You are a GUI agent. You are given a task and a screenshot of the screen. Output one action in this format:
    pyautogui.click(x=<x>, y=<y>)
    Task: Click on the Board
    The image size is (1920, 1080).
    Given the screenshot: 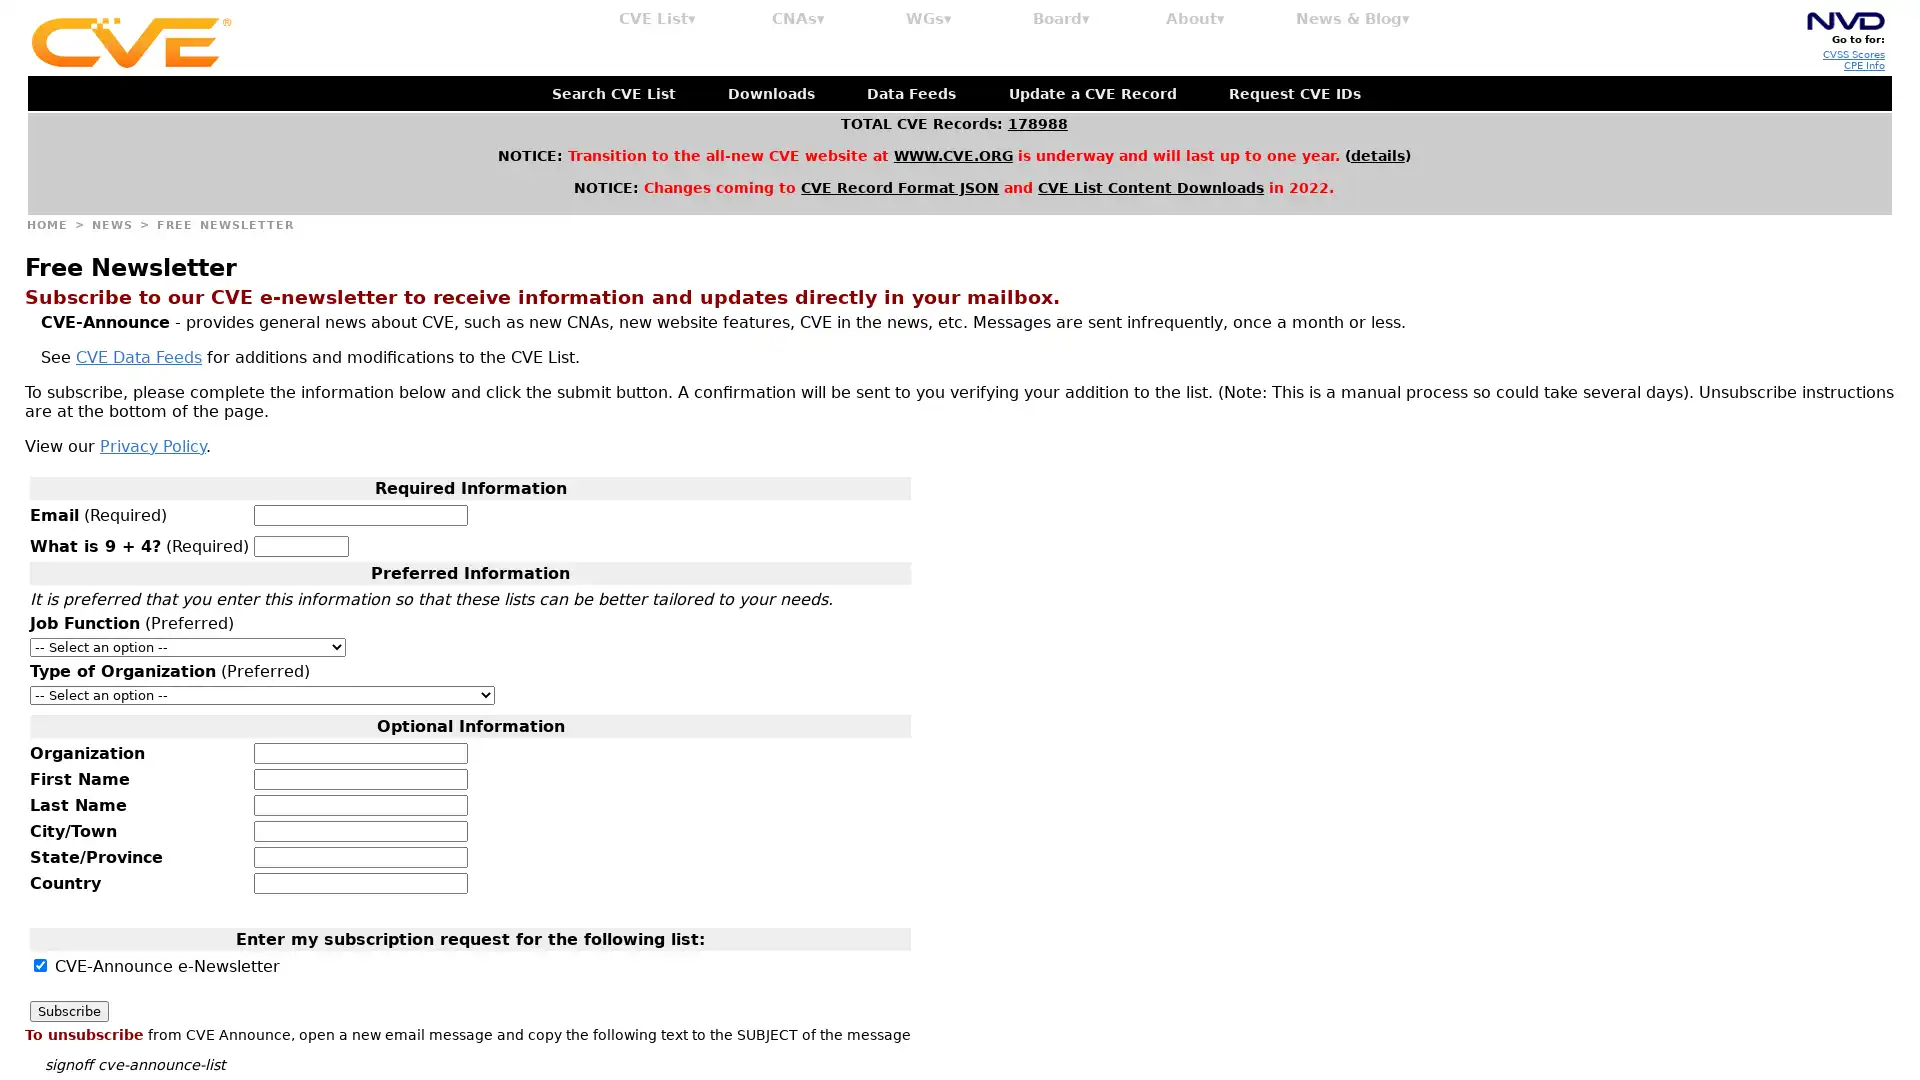 What is the action you would take?
    pyautogui.click(x=1060, y=19)
    